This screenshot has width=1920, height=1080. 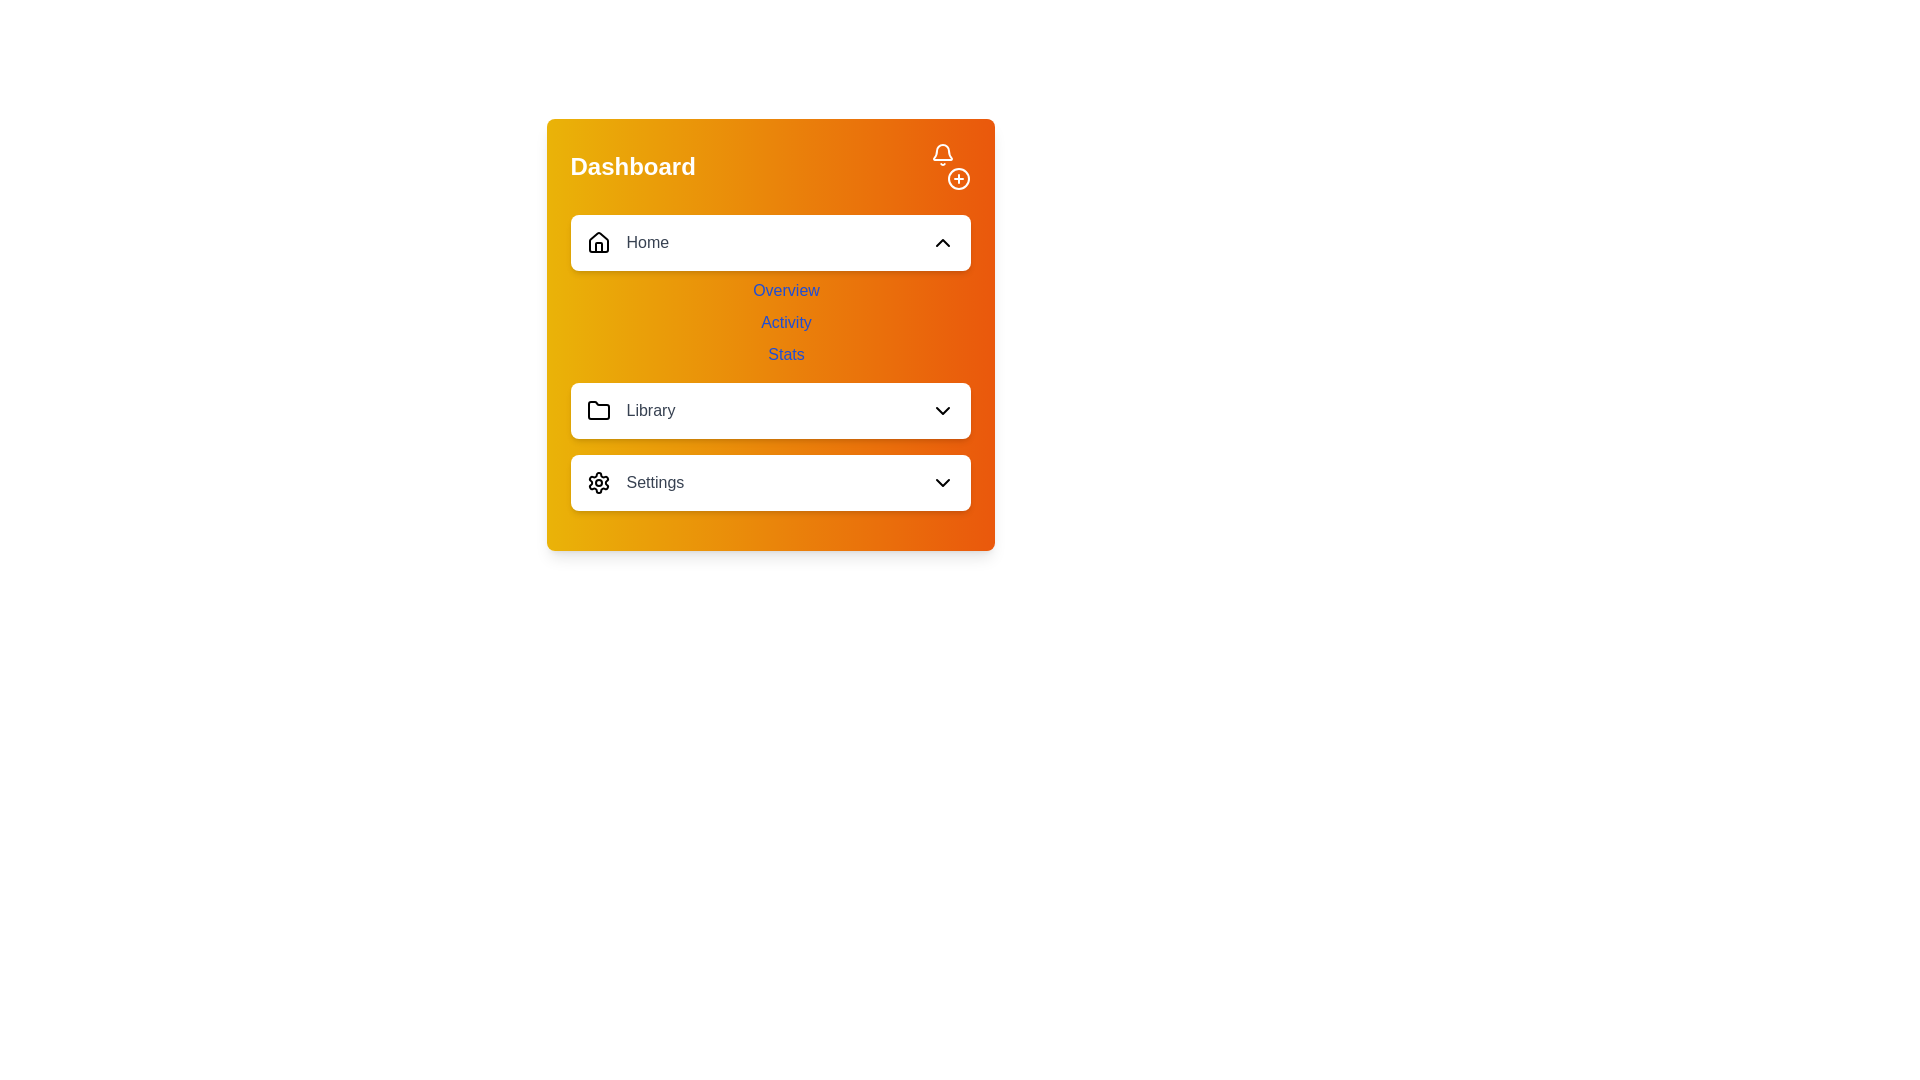 I want to click on the 'Home' text label, which is positioned to the right of a house-shaped icon in the top section of the interface, so click(x=647, y=242).